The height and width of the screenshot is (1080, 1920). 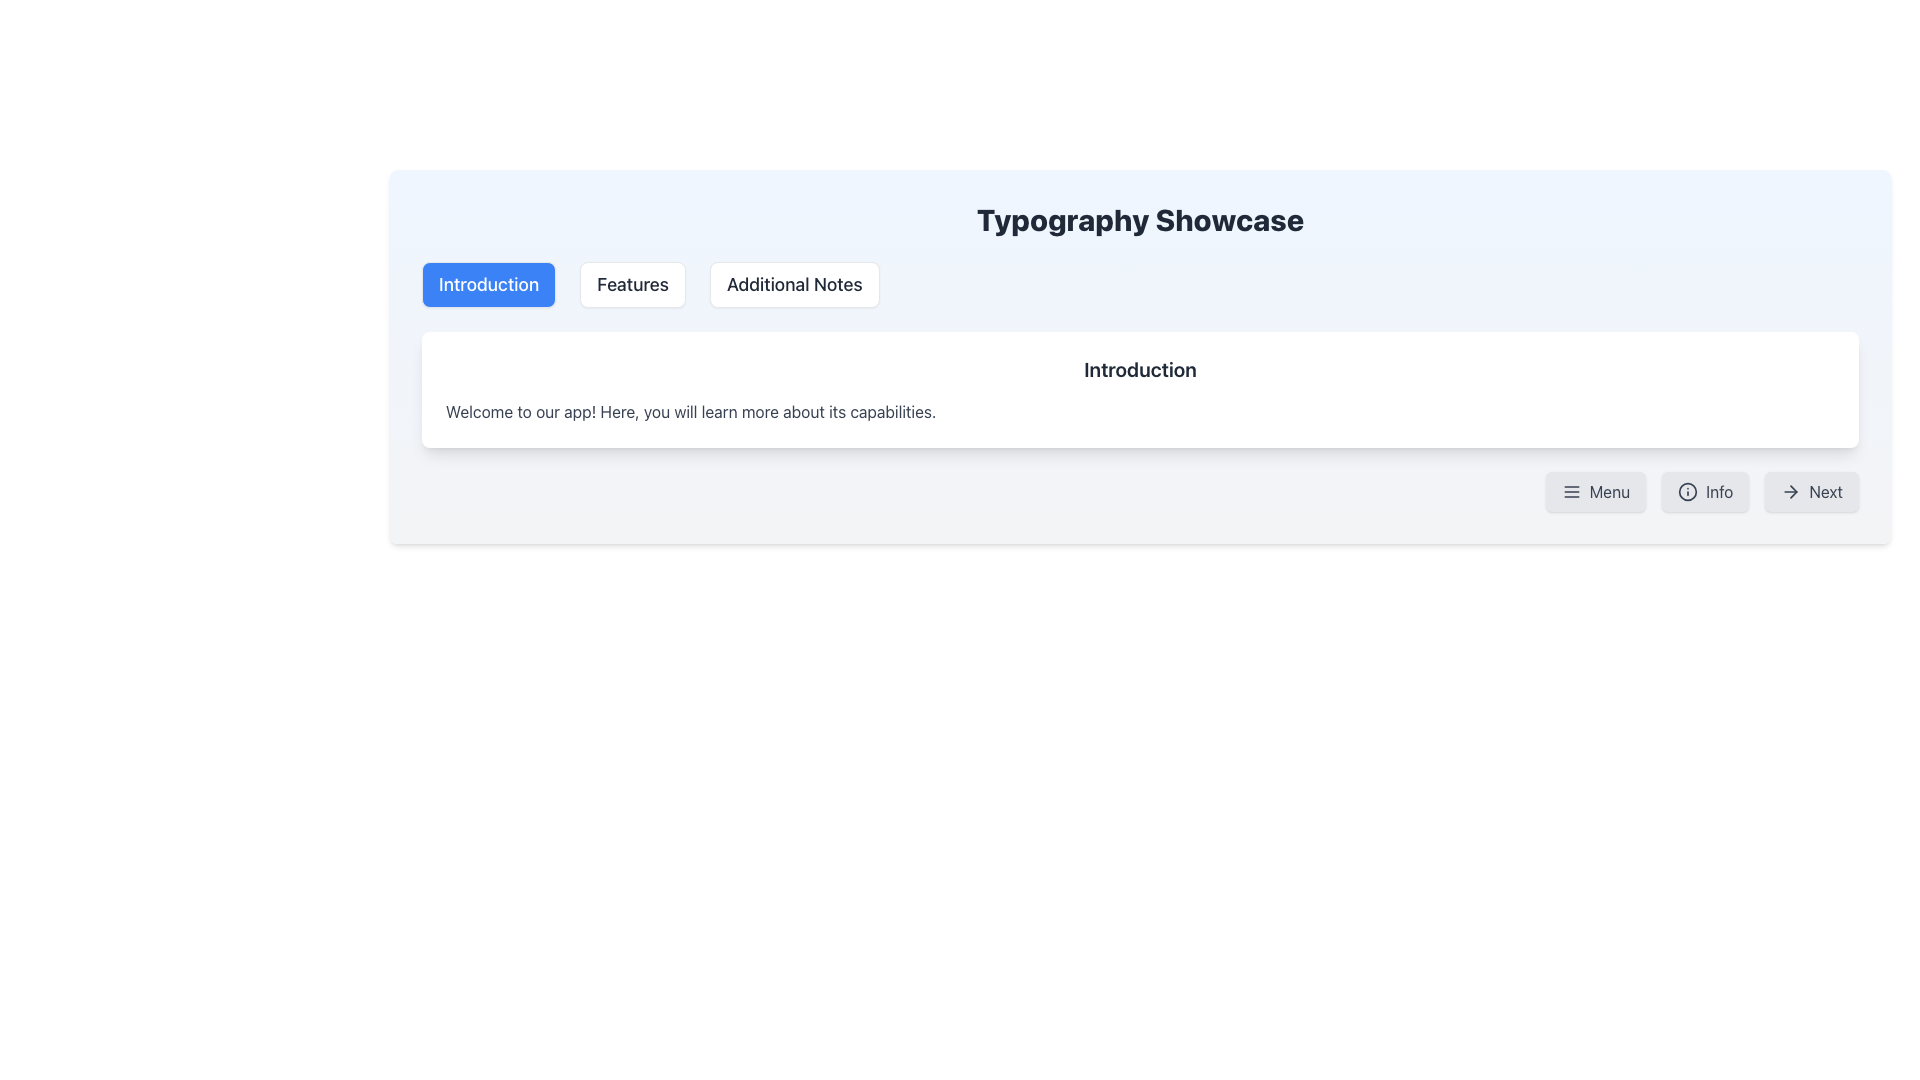 What do you see at coordinates (793, 285) in the screenshot?
I see `the 'Additional Notes' button` at bounding box center [793, 285].